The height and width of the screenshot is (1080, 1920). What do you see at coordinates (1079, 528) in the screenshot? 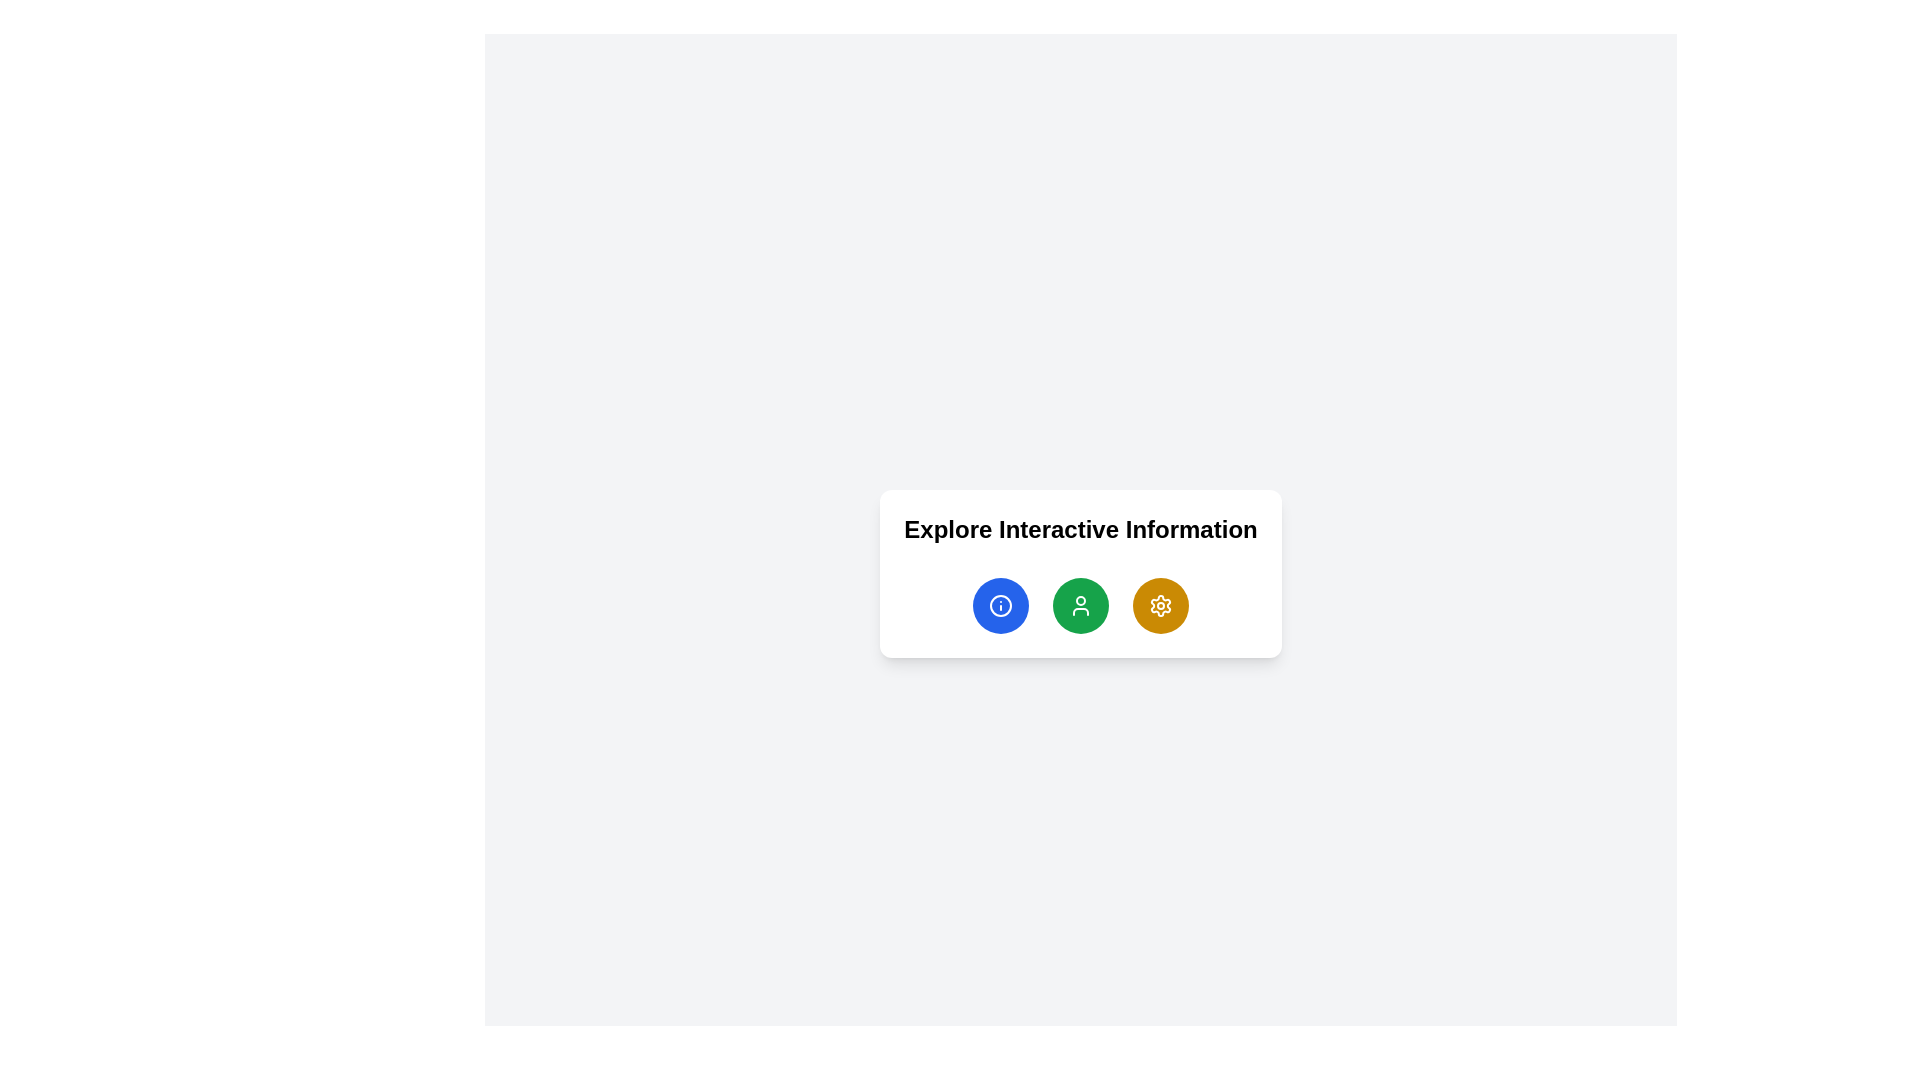
I see `the text label that reads 'Explore Interactive Information', which is bold and larger in size, positioned at the top of a card-like component above three circular icon buttons` at bounding box center [1079, 528].